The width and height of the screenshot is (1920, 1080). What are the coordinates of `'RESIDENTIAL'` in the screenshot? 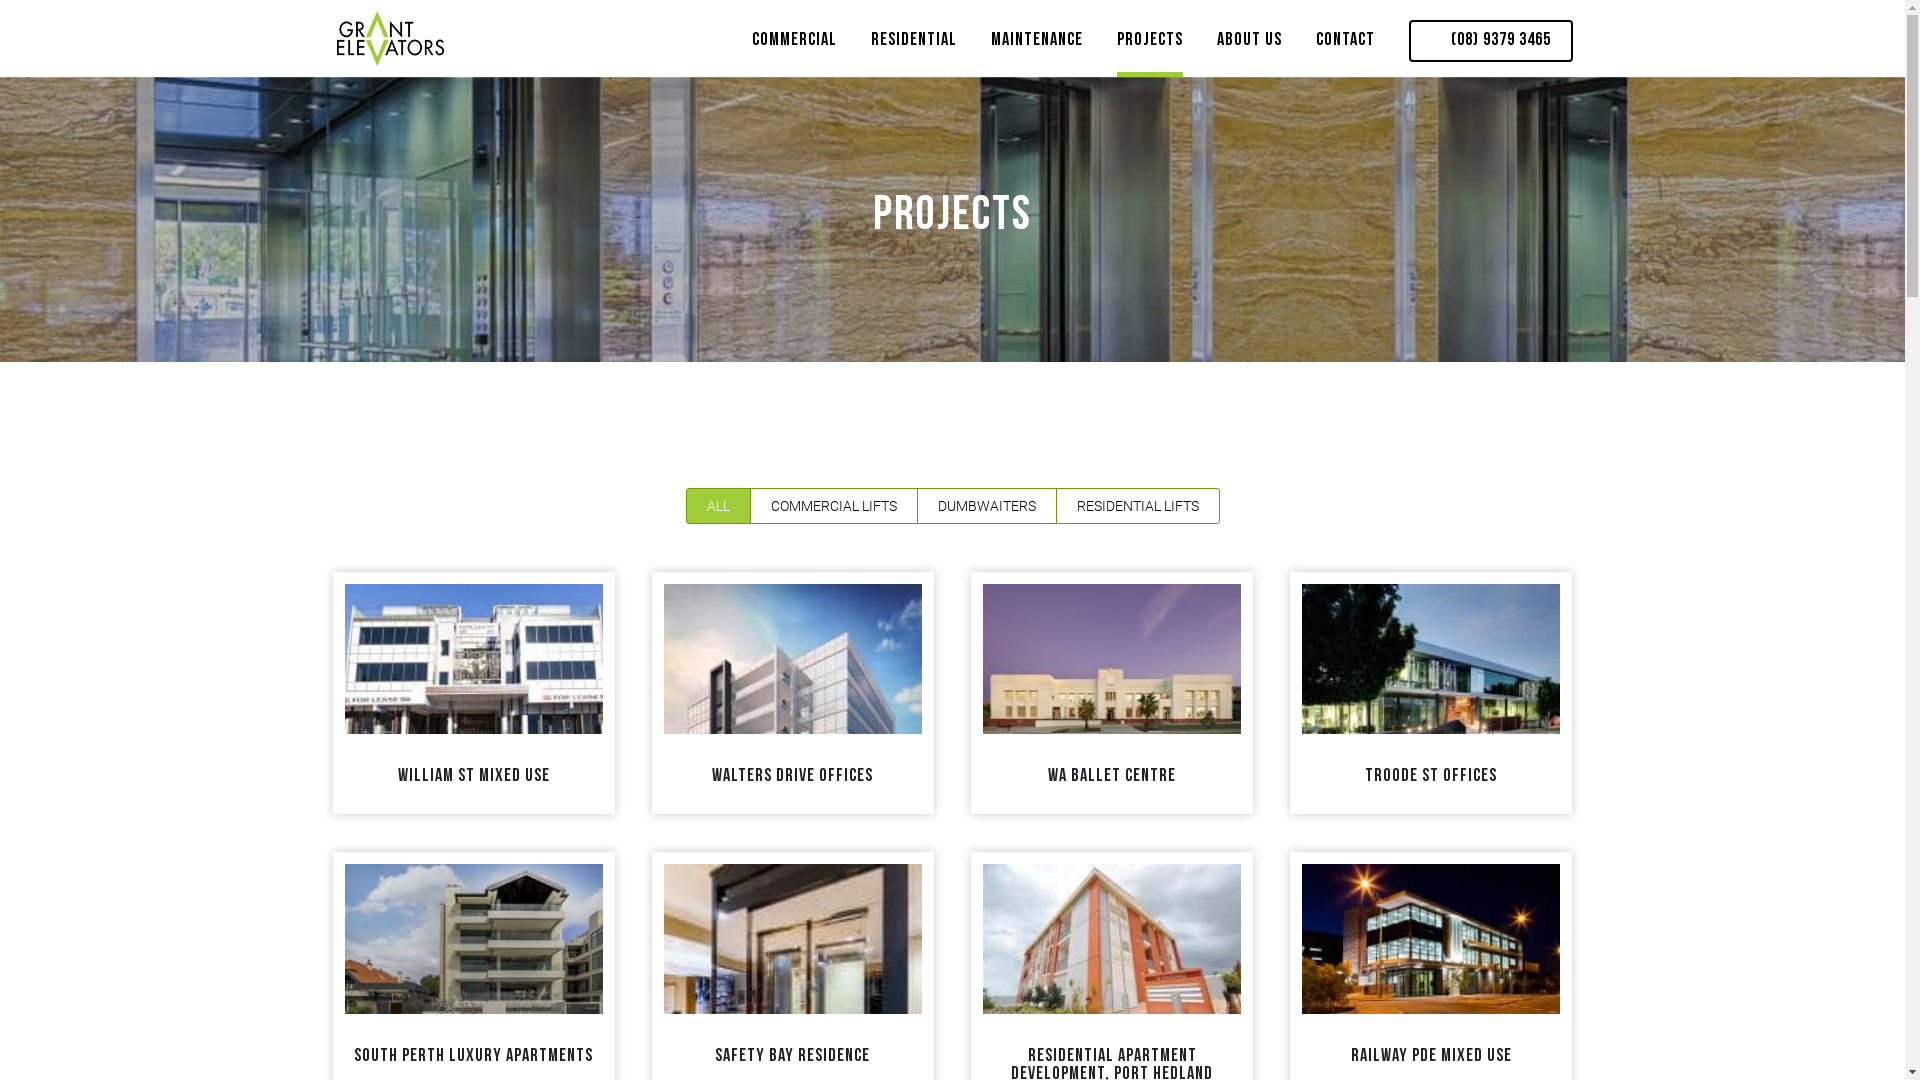 It's located at (869, 45).